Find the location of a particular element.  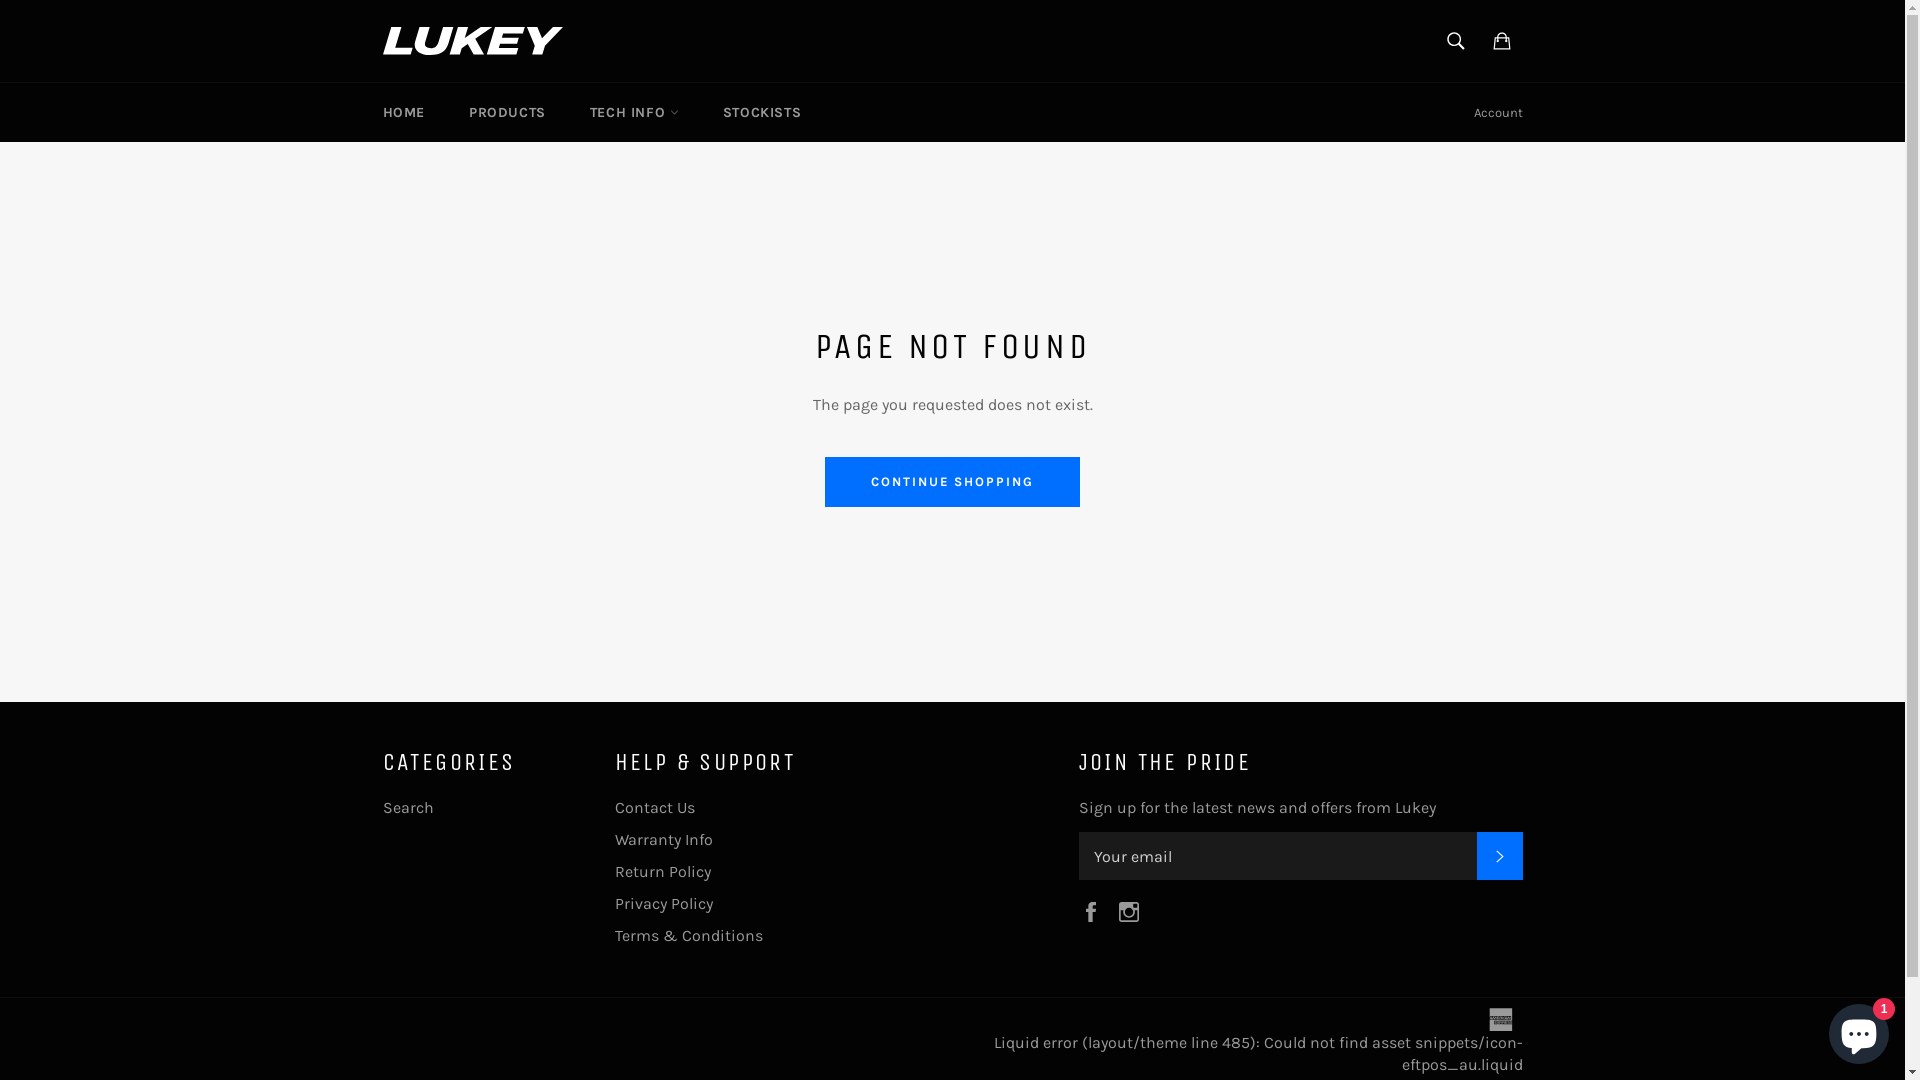

'Instagram' is located at coordinates (1132, 910).